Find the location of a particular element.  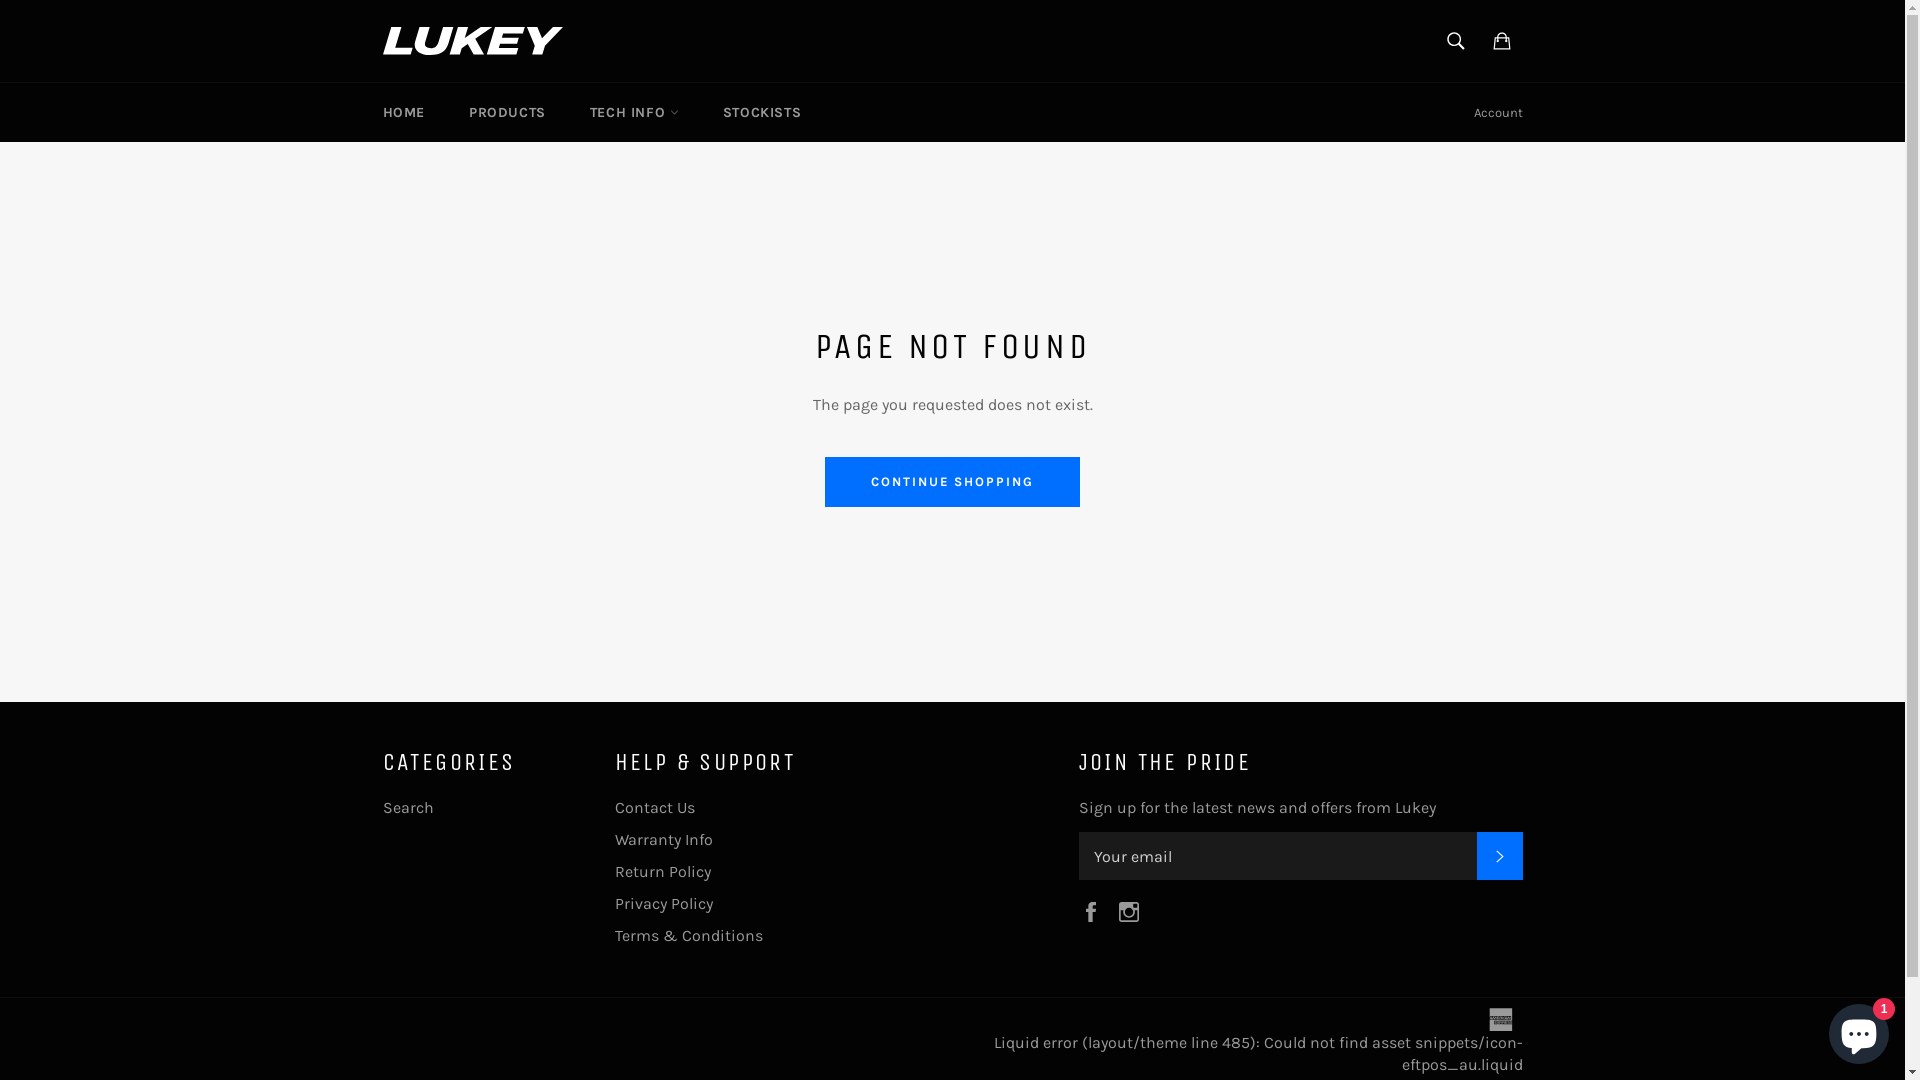

'Instagram' is located at coordinates (1132, 910).